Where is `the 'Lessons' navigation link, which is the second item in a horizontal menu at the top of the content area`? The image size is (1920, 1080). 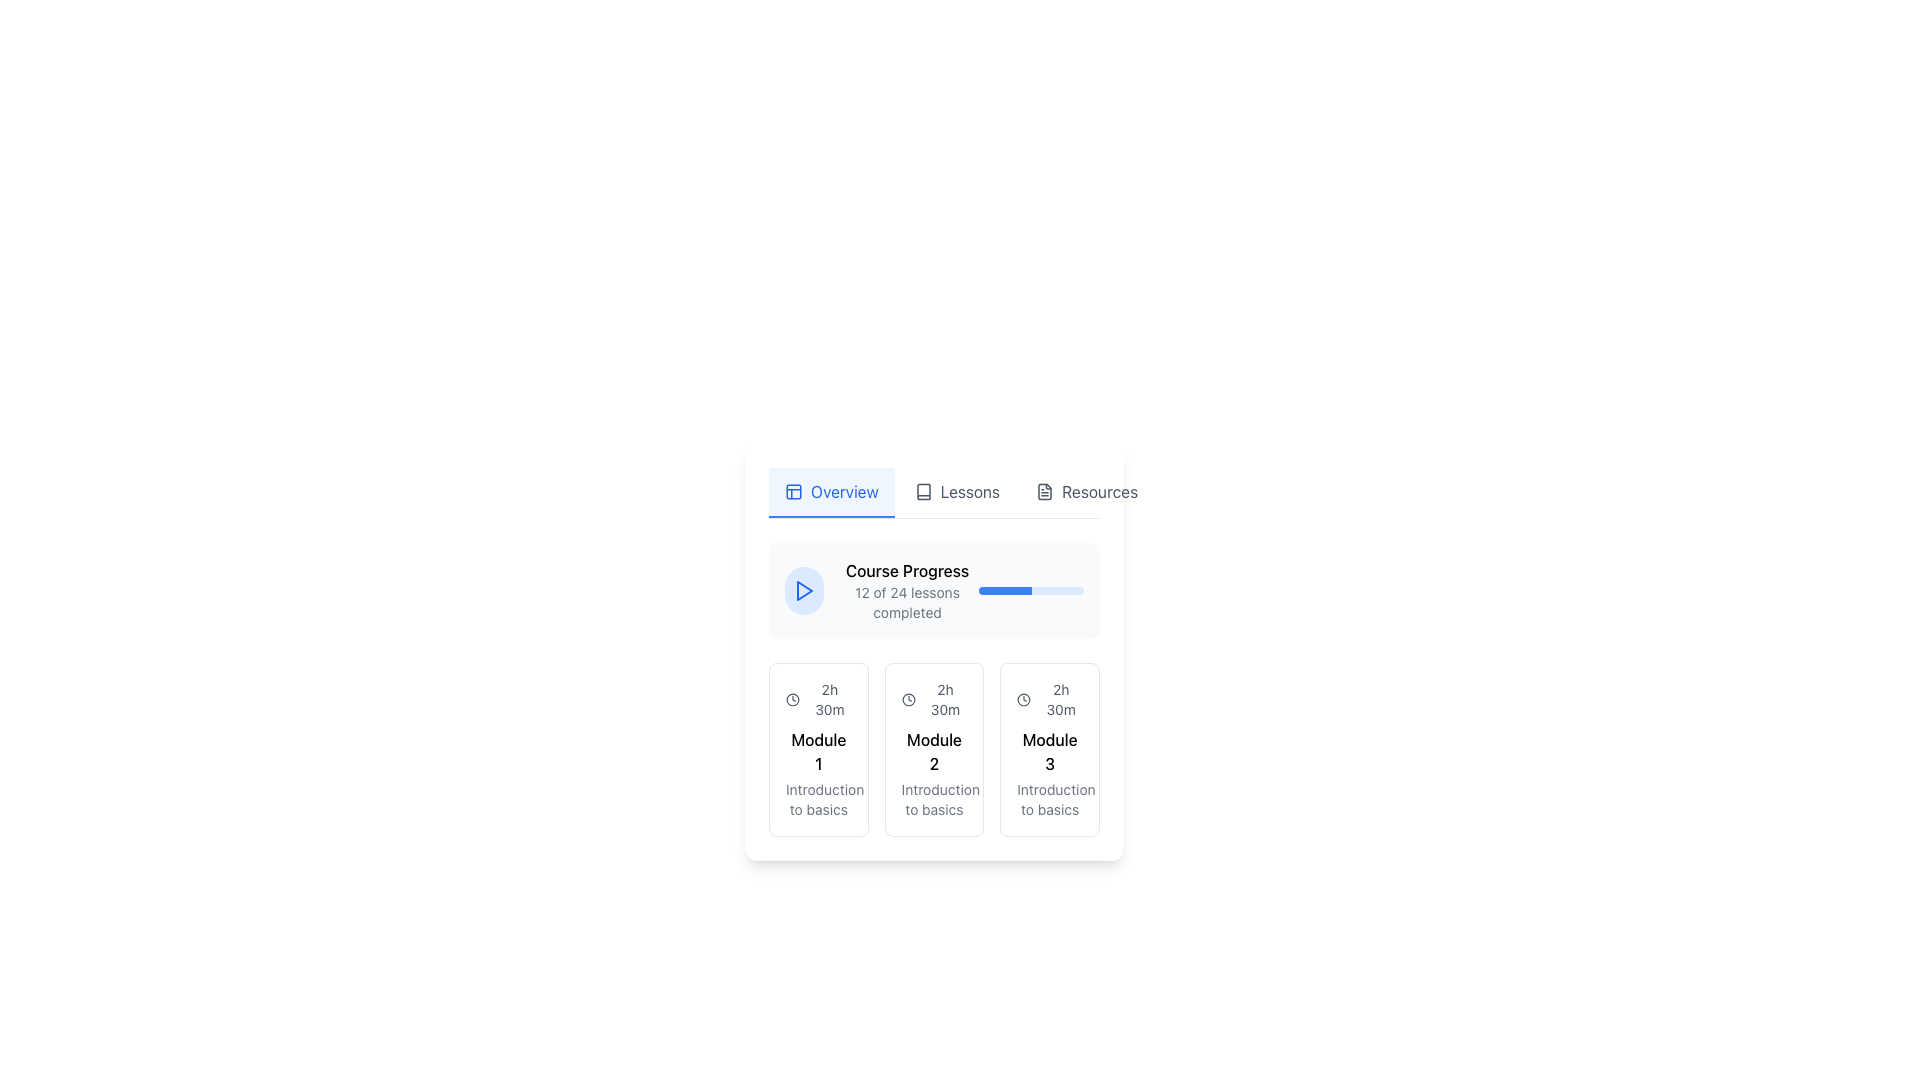 the 'Lessons' navigation link, which is the second item in a horizontal menu at the top of the content area is located at coordinates (970, 492).